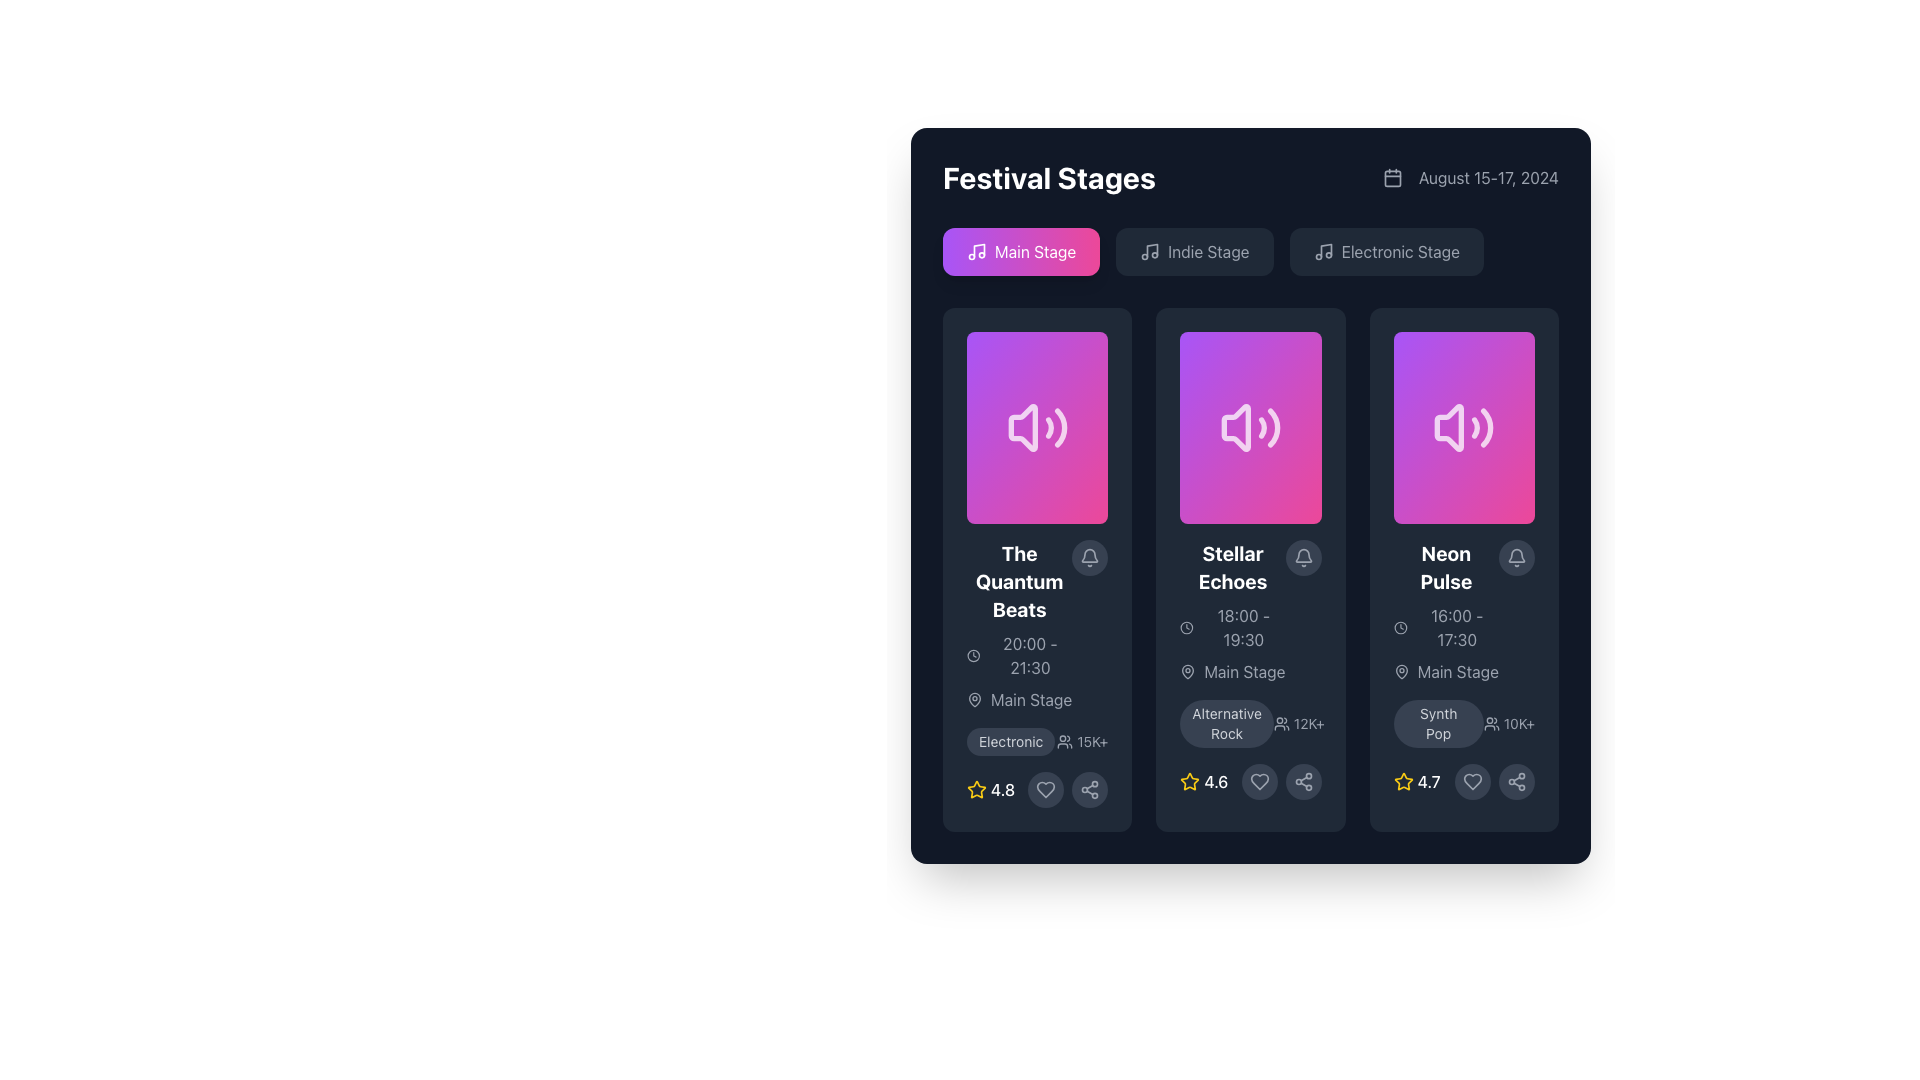 The width and height of the screenshot is (1920, 1080). What do you see at coordinates (1464, 724) in the screenshot?
I see `the audience icon in the 'Neon Pulse' section of the third card in the 'Festival Stages' list` at bounding box center [1464, 724].